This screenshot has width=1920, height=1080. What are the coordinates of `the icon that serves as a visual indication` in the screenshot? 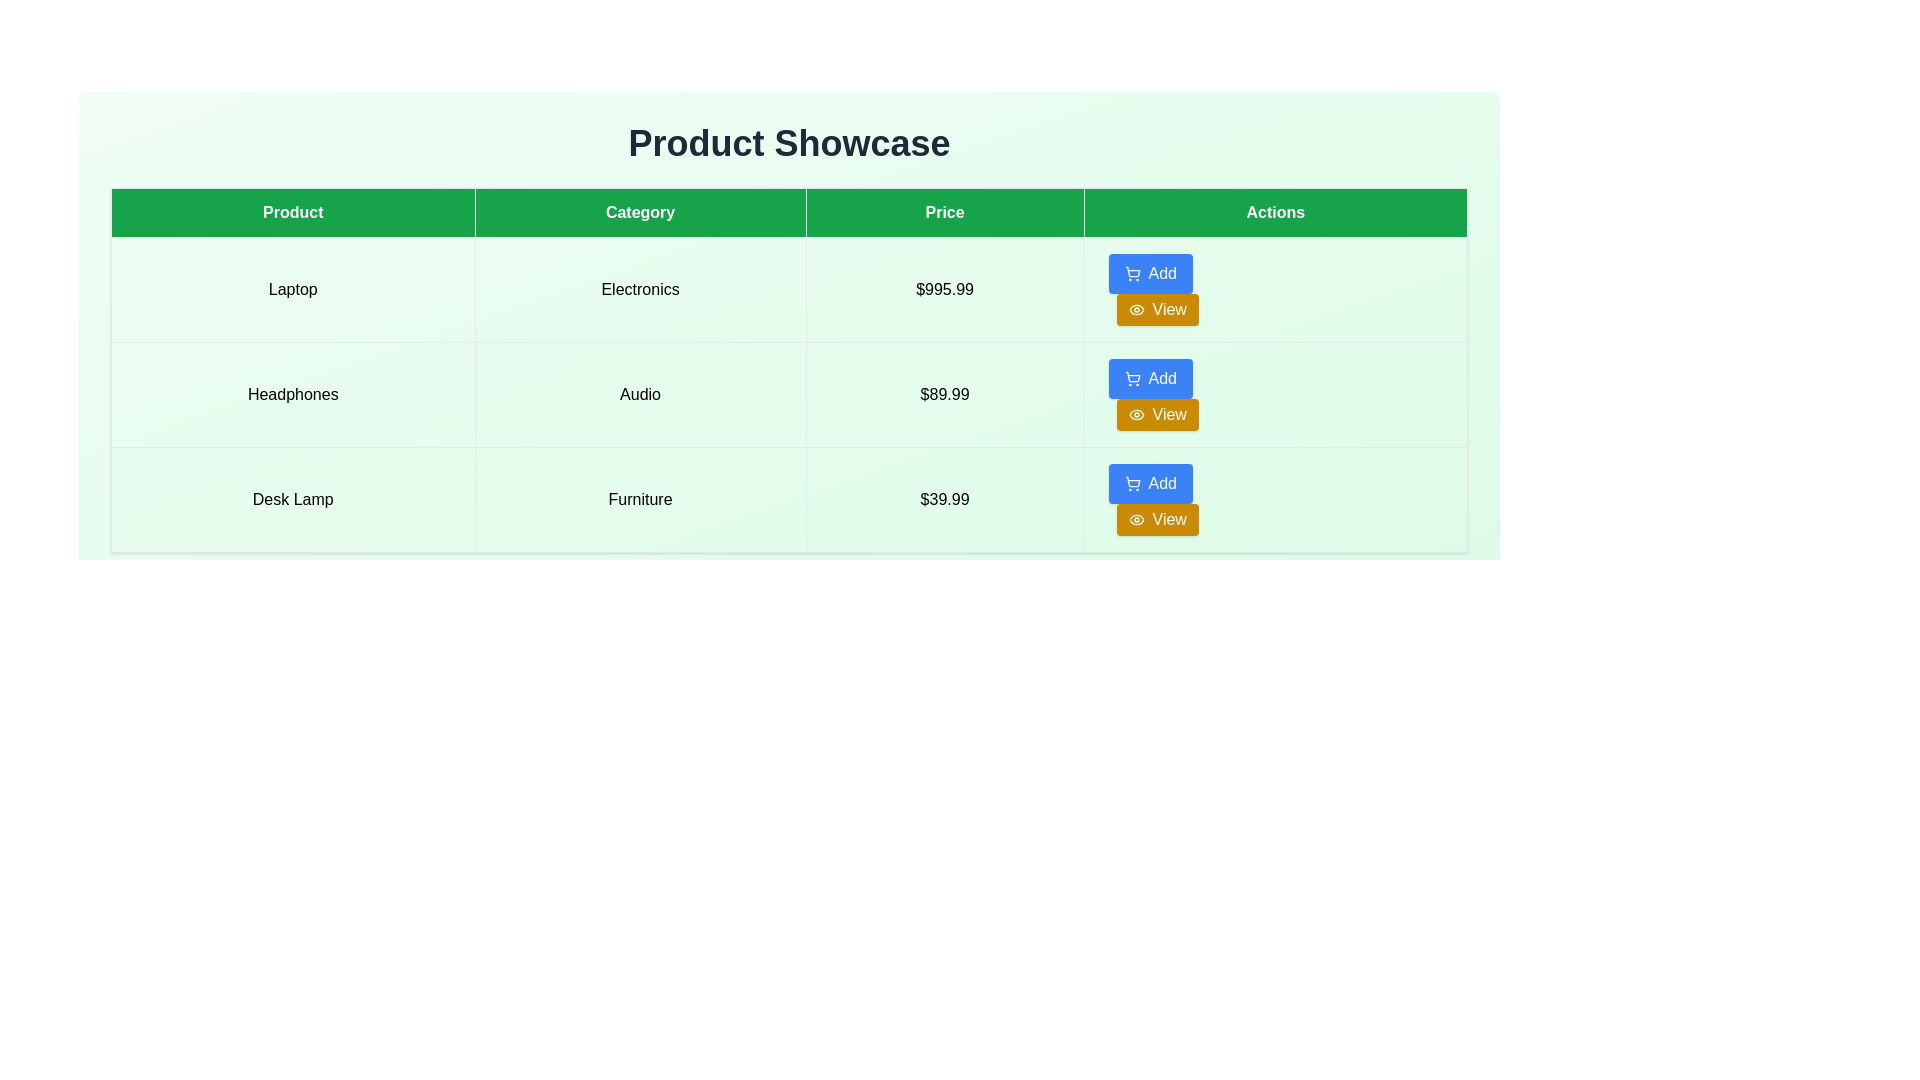 It's located at (1136, 414).